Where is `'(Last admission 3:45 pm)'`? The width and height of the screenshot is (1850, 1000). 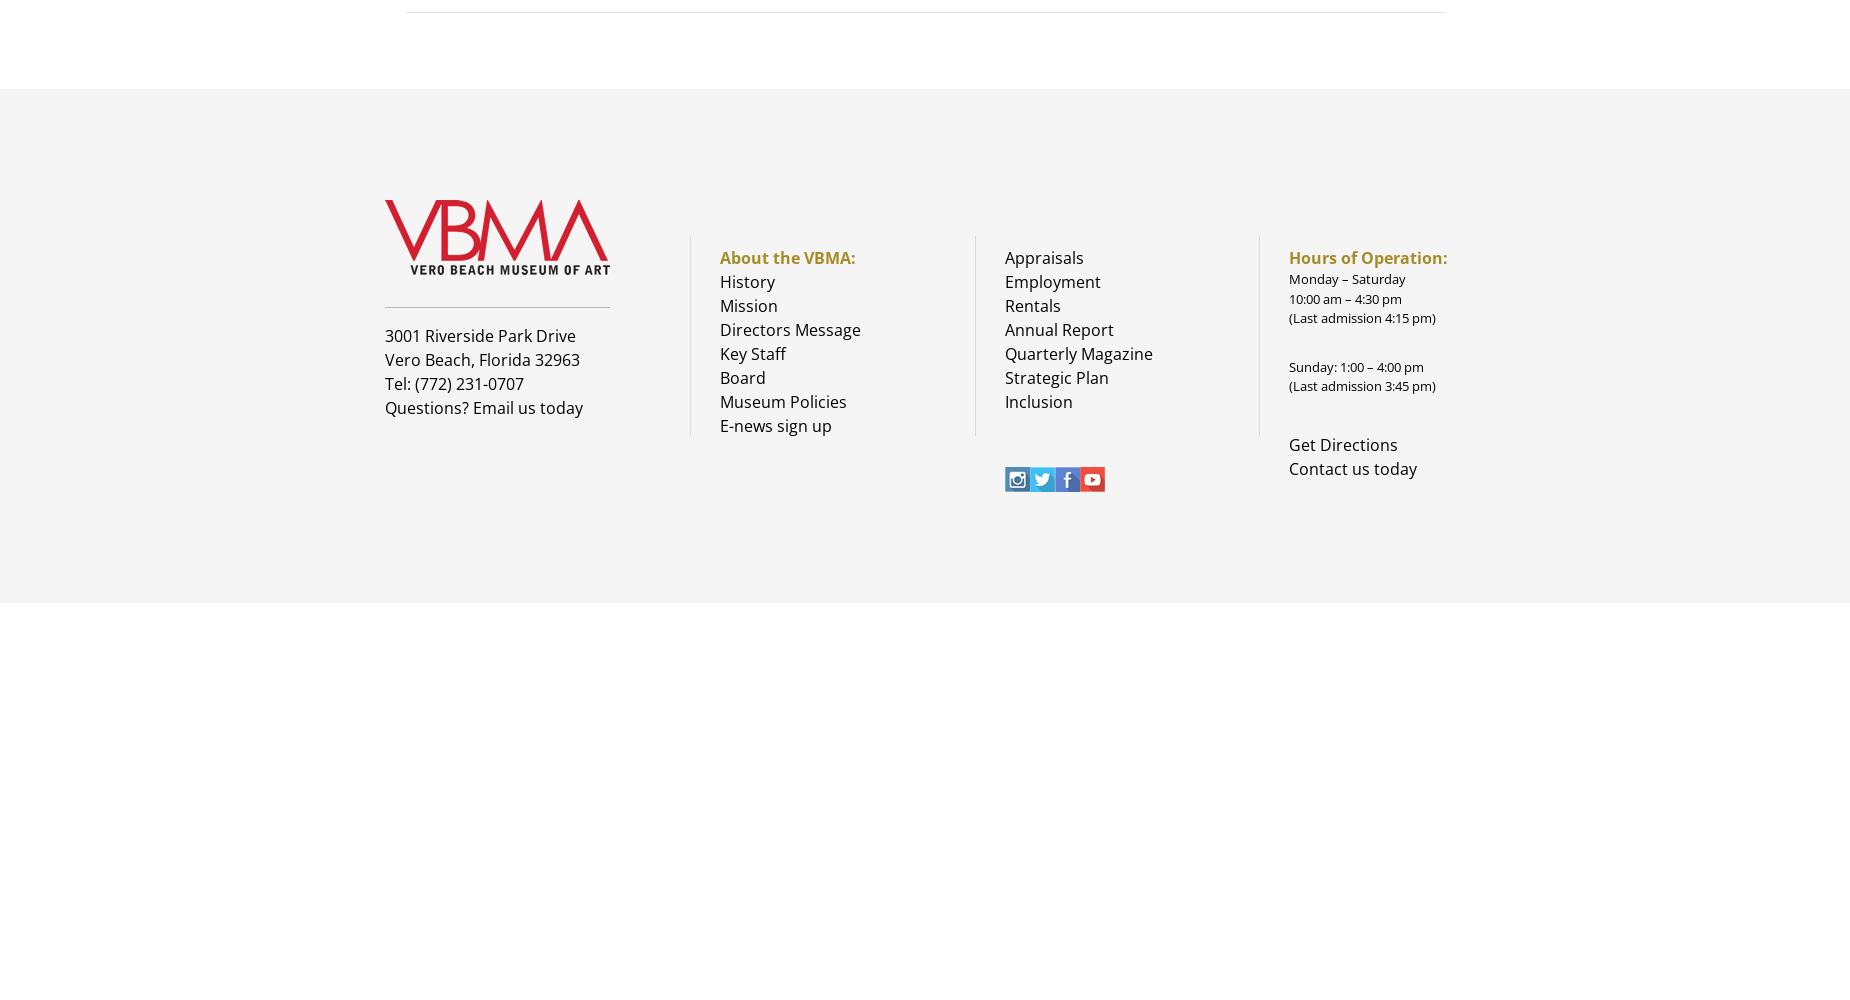
'(Last admission 3:45 pm)' is located at coordinates (1361, 386).